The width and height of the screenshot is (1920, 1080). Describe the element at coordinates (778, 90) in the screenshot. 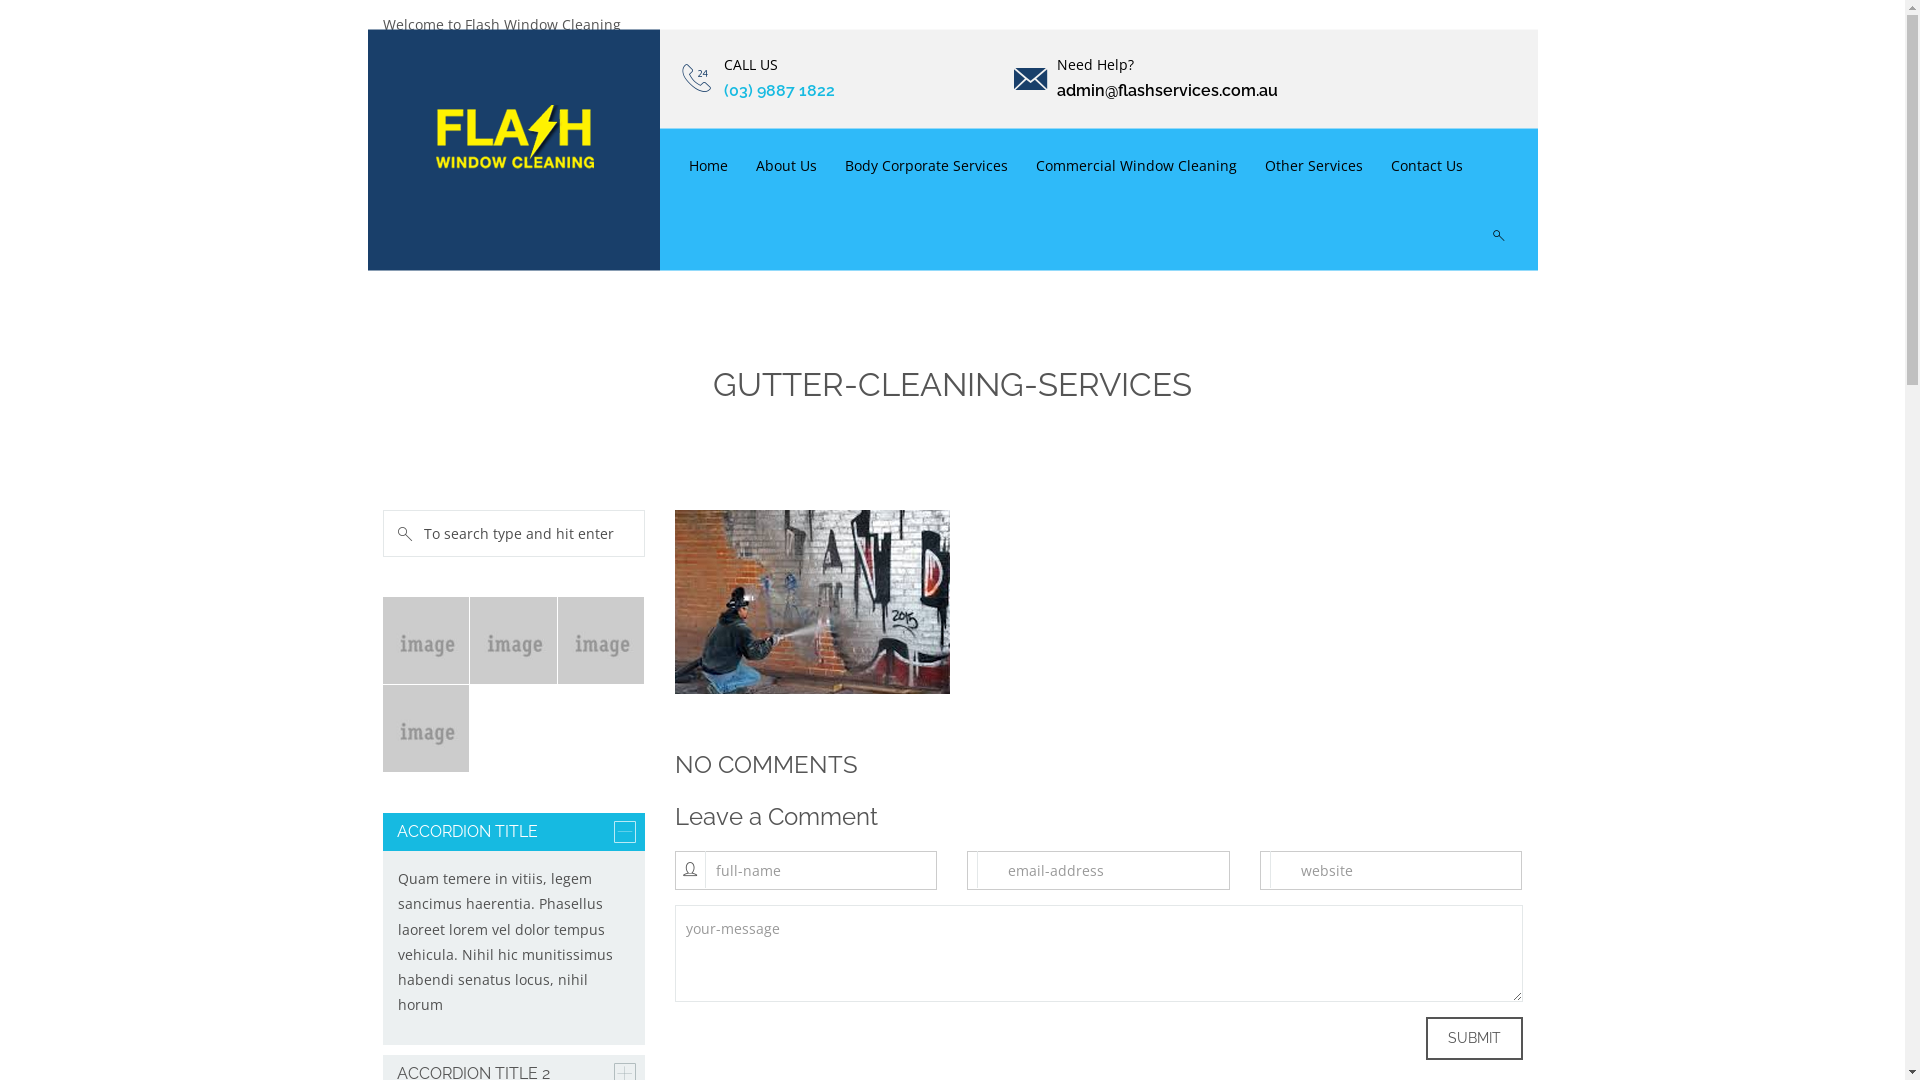

I see `'(03) 9887 1822'` at that location.